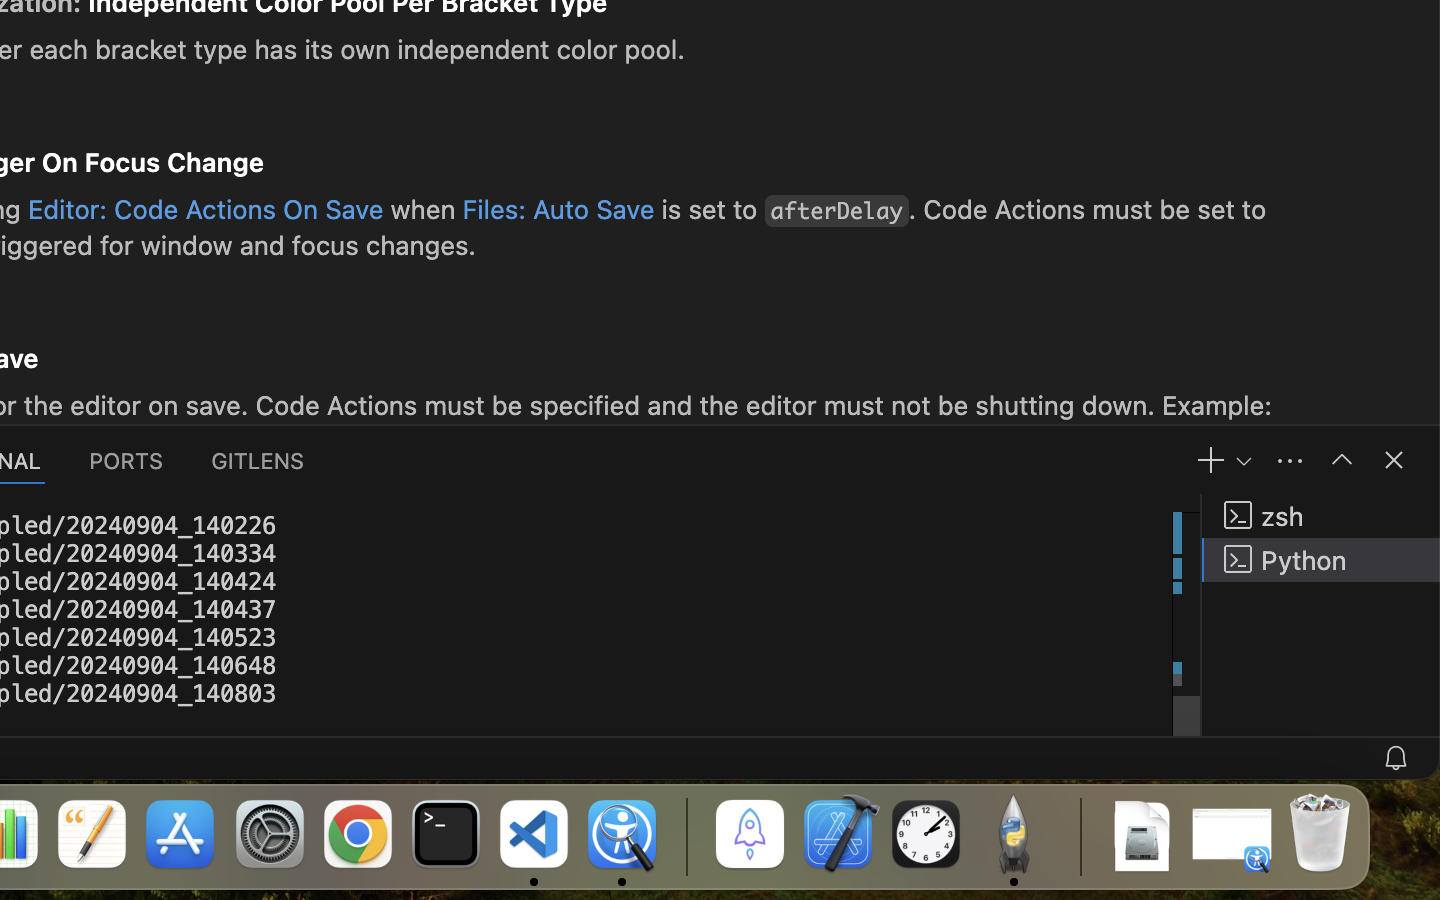 This screenshot has height=900, width=1440. I want to click on '0 GITLENS', so click(258, 458).